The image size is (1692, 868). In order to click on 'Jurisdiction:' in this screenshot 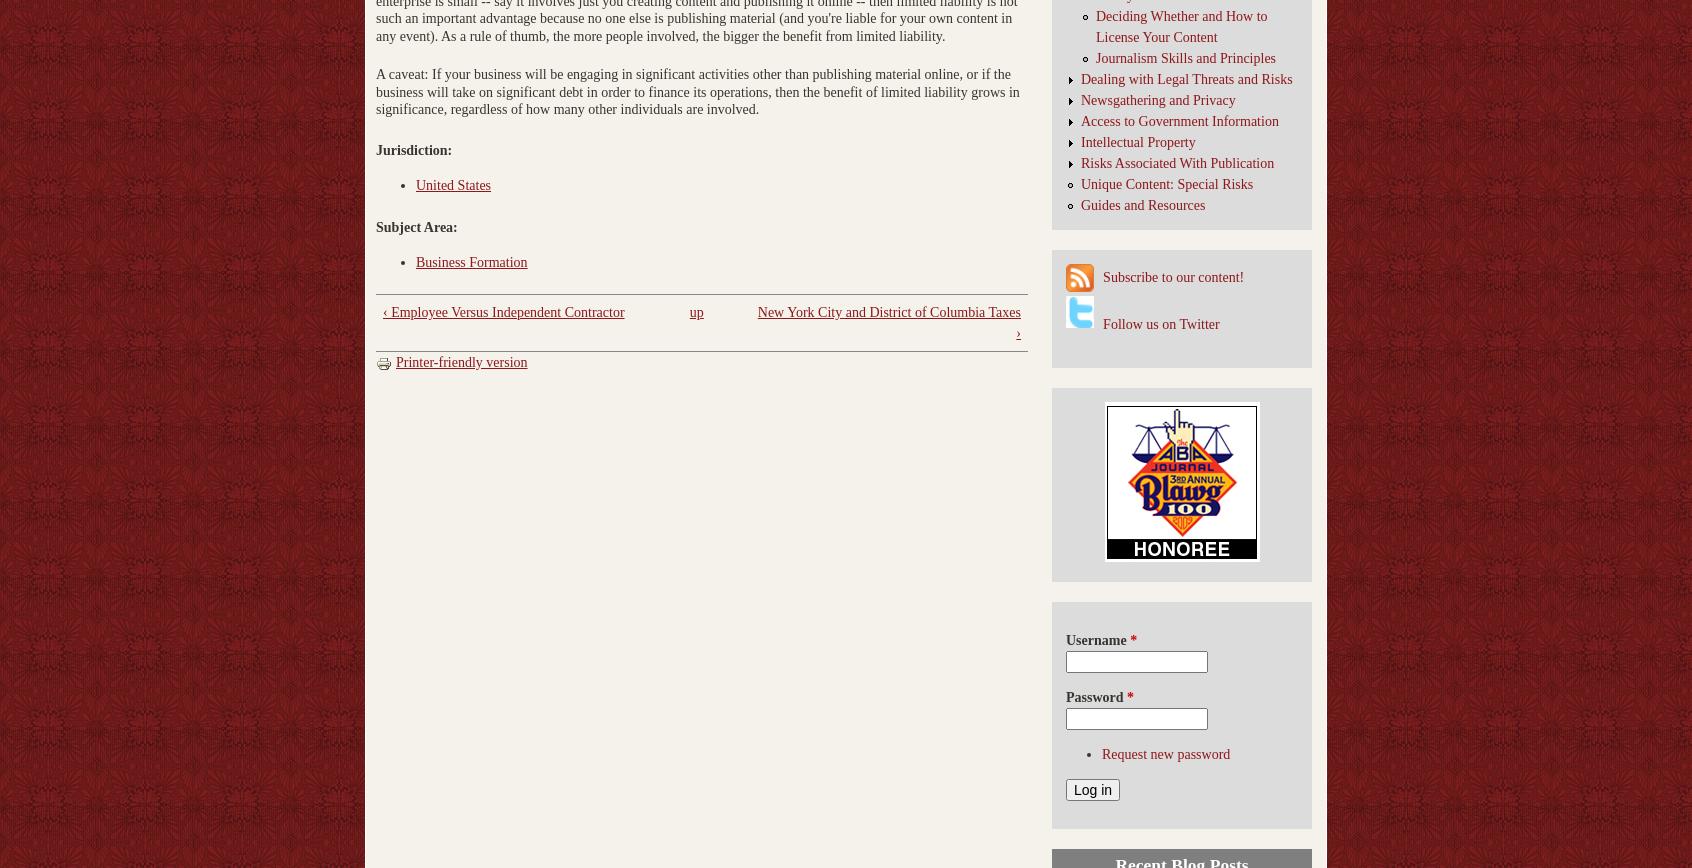, I will do `click(415, 149)`.